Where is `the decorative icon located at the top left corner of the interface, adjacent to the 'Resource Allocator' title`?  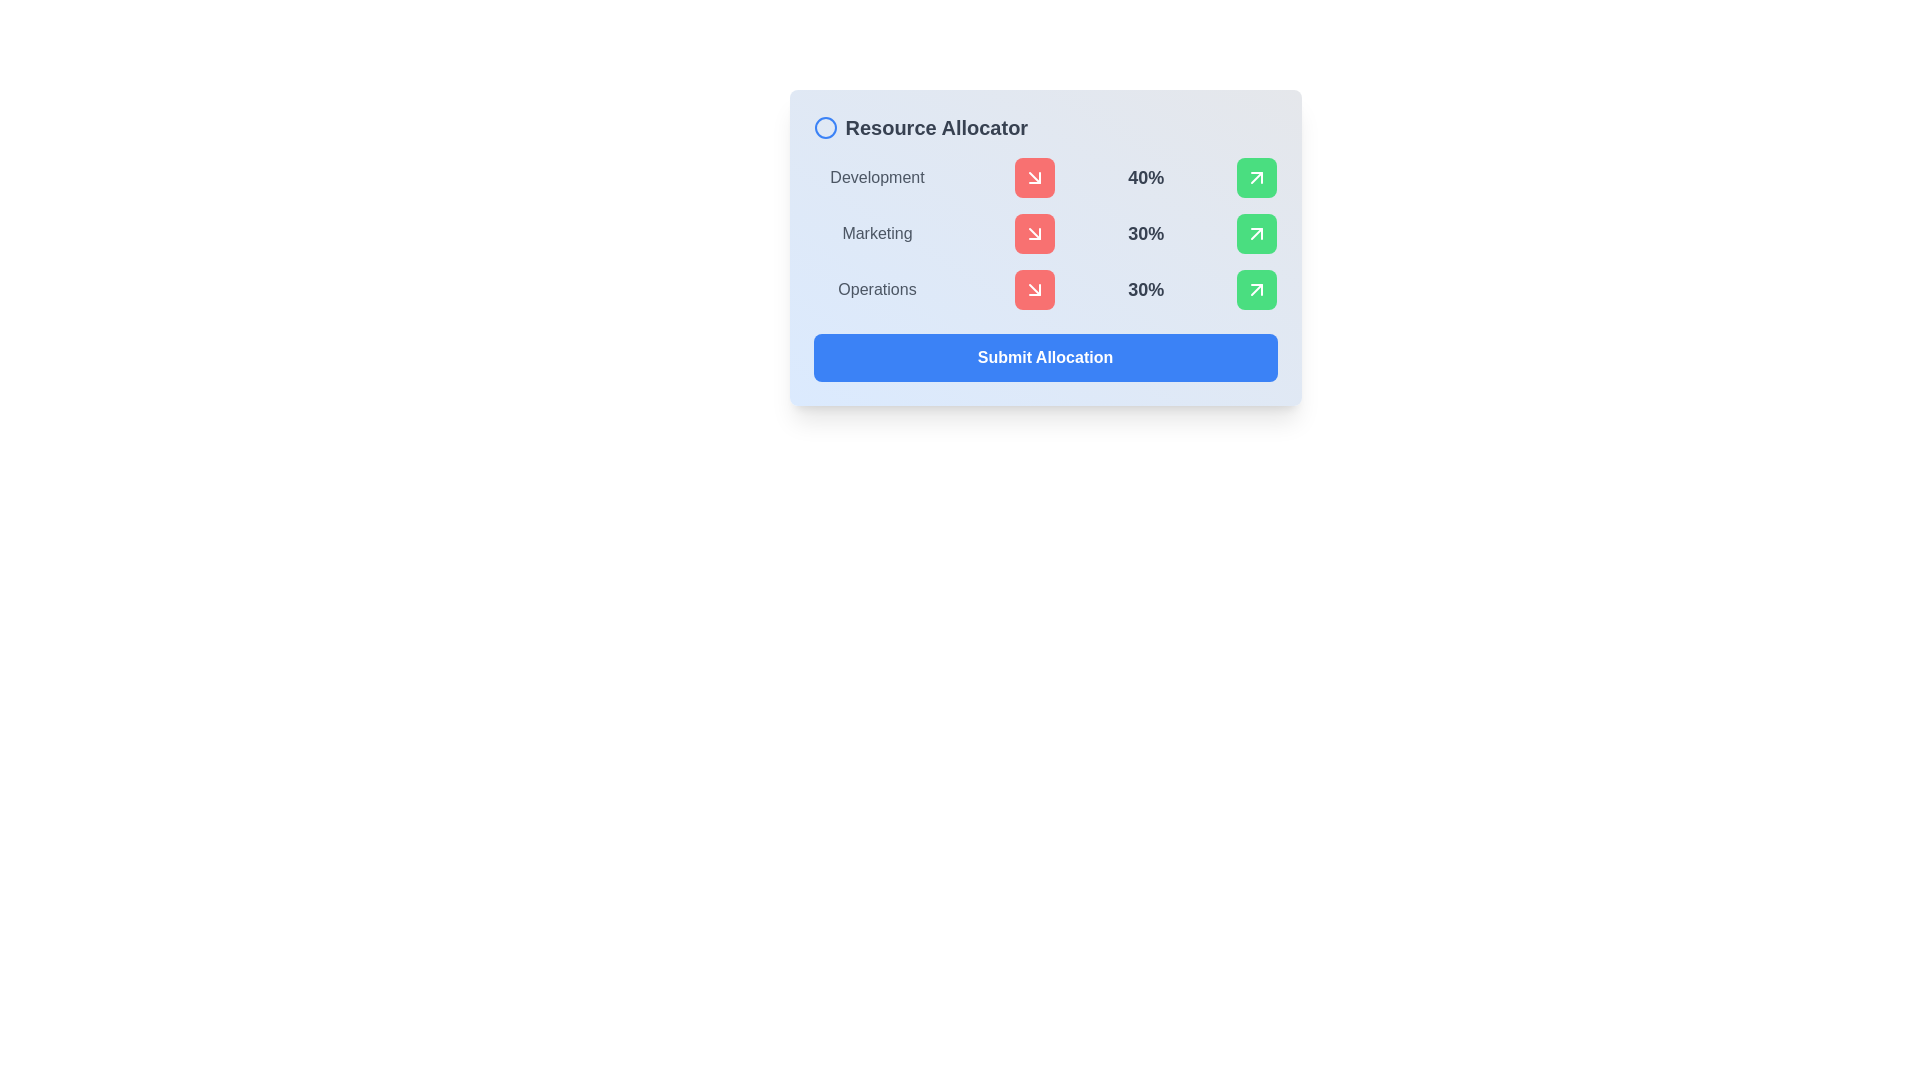
the decorative icon located at the top left corner of the interface, adjacent to the 'Resource Allocator' title is located at coordinates (825, 127).